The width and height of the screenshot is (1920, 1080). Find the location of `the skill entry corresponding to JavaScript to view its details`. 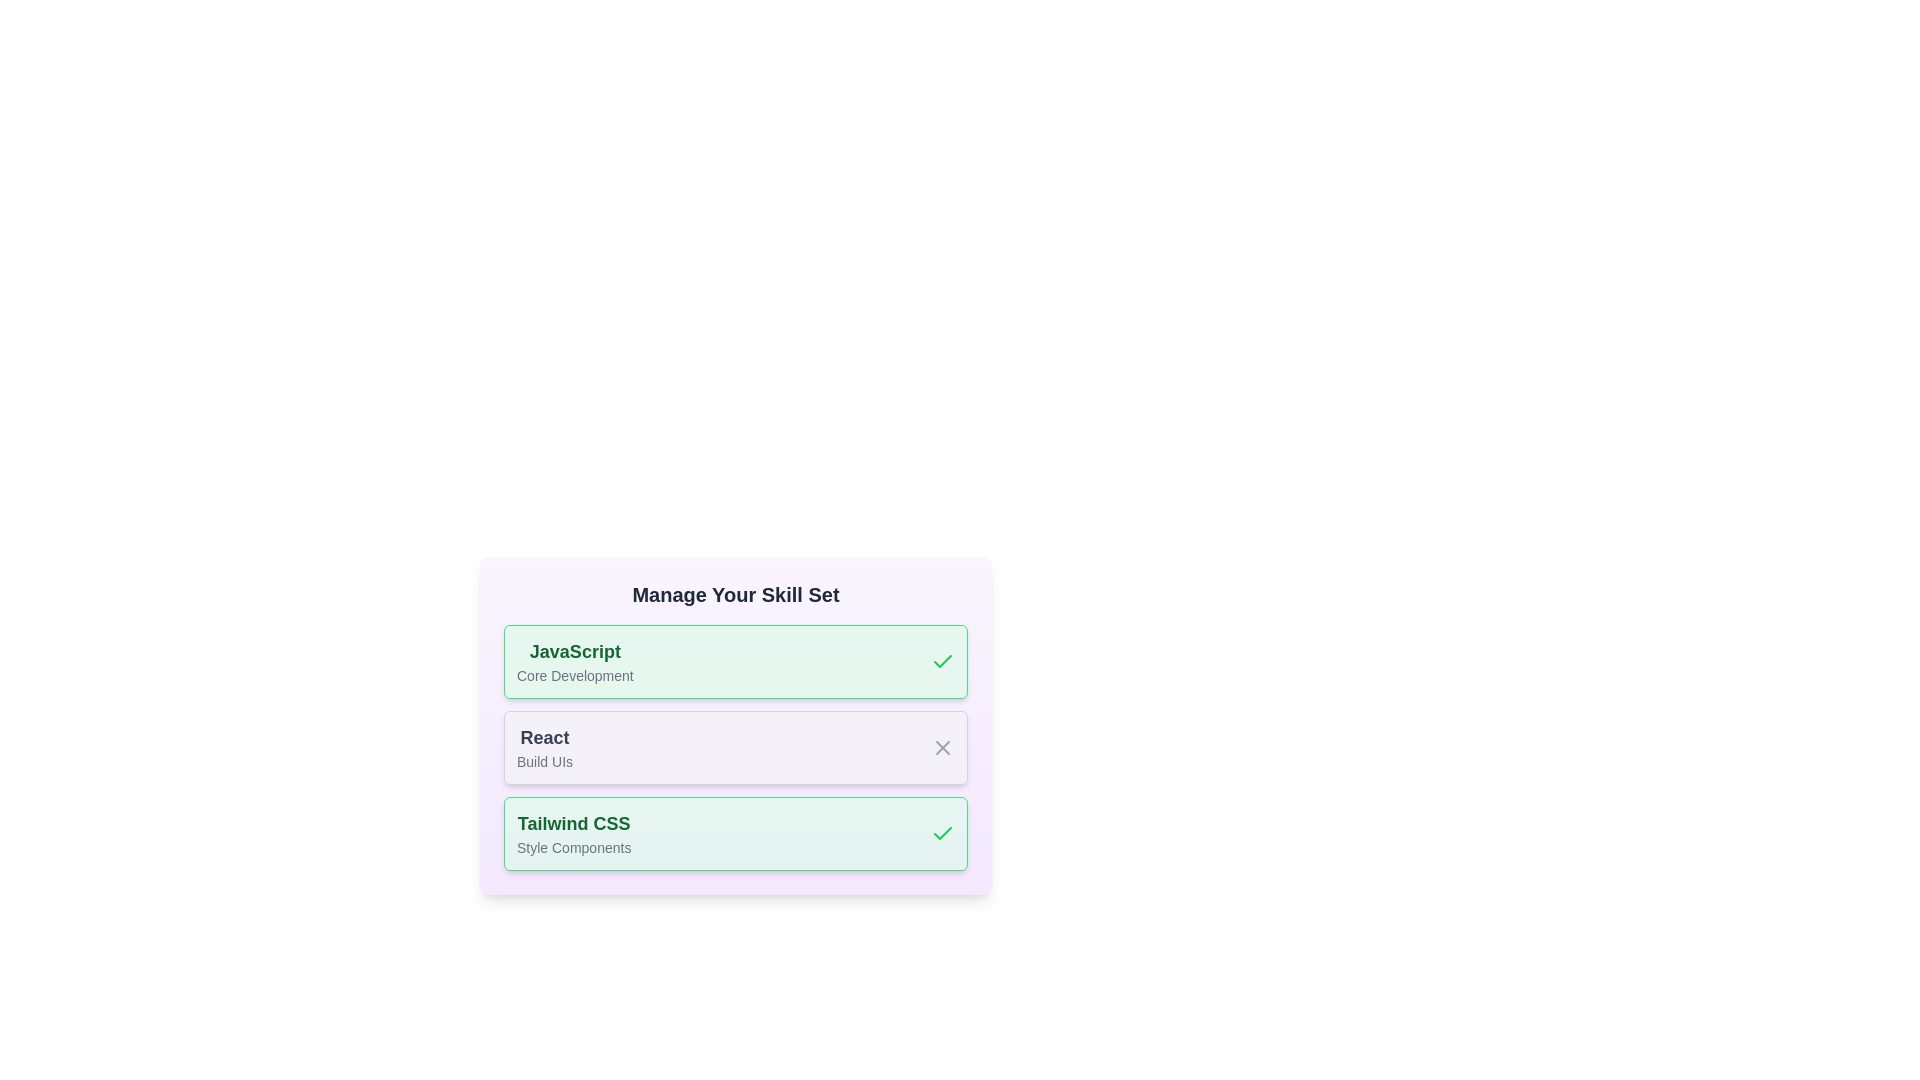

the skill entry corresponding to JavaScript to view its details is located at coordinates (574, 662).